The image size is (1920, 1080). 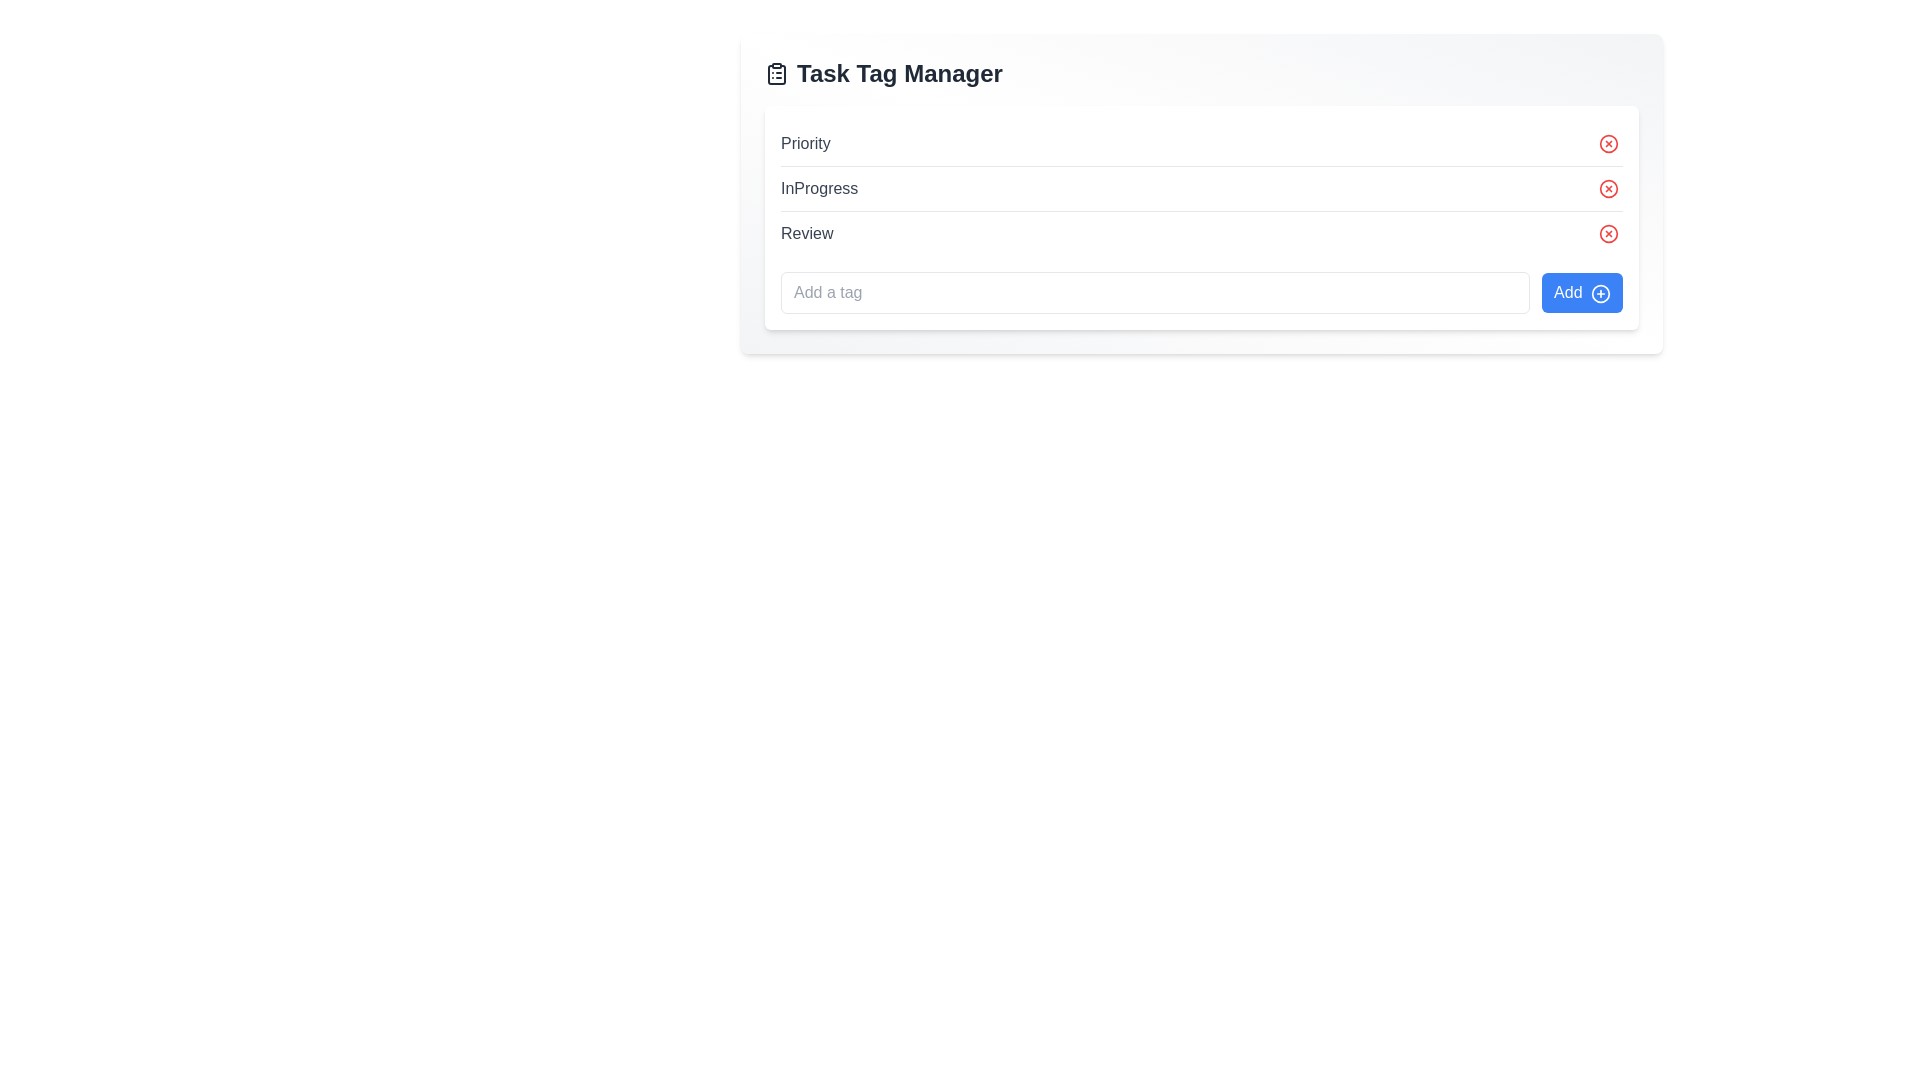 What do you see at coordinates (1608, 189) in the screenshot?
I see `the second red circular icon with a white 'x' to observe hover effects, located to the far right of the 'InProgress' label in the 'Task Tag Manager' section` at bounding box center [1608, 189].